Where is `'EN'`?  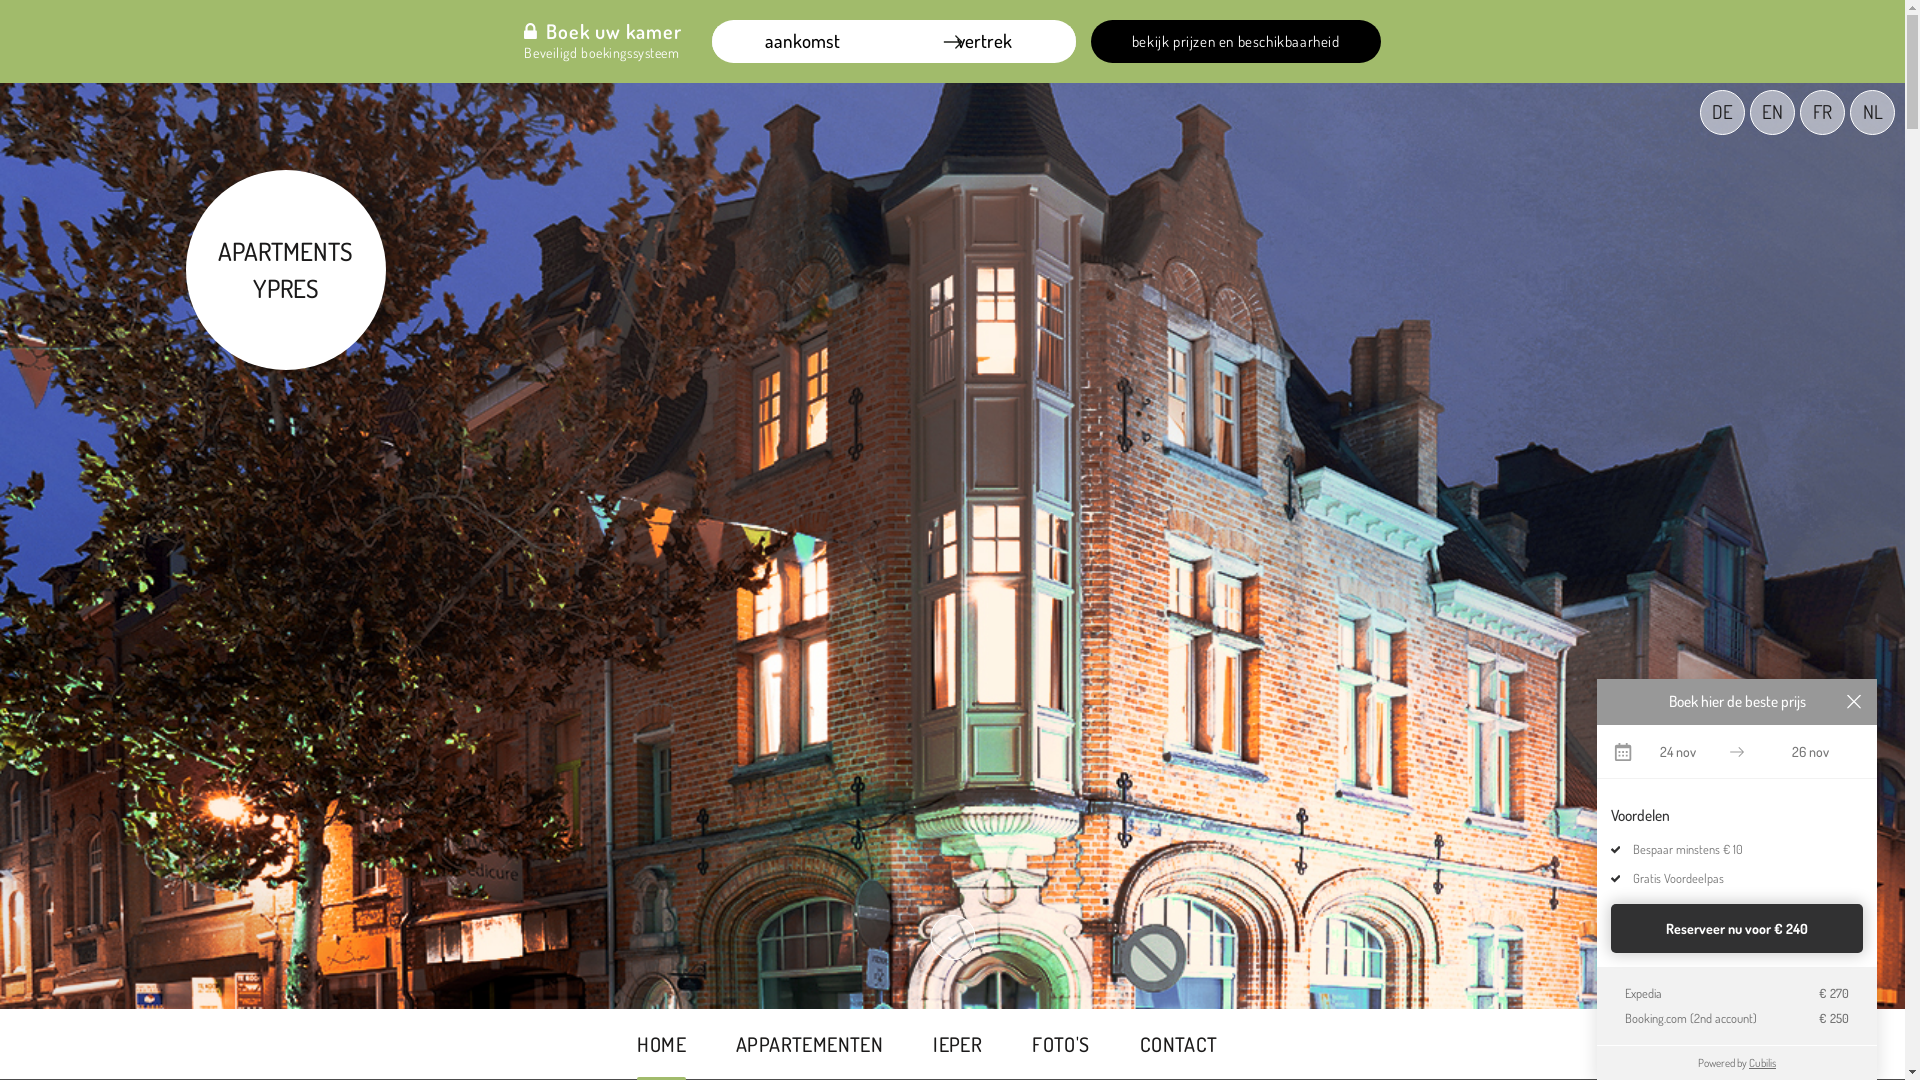
'EN' is located at coordinates (1772, 112).